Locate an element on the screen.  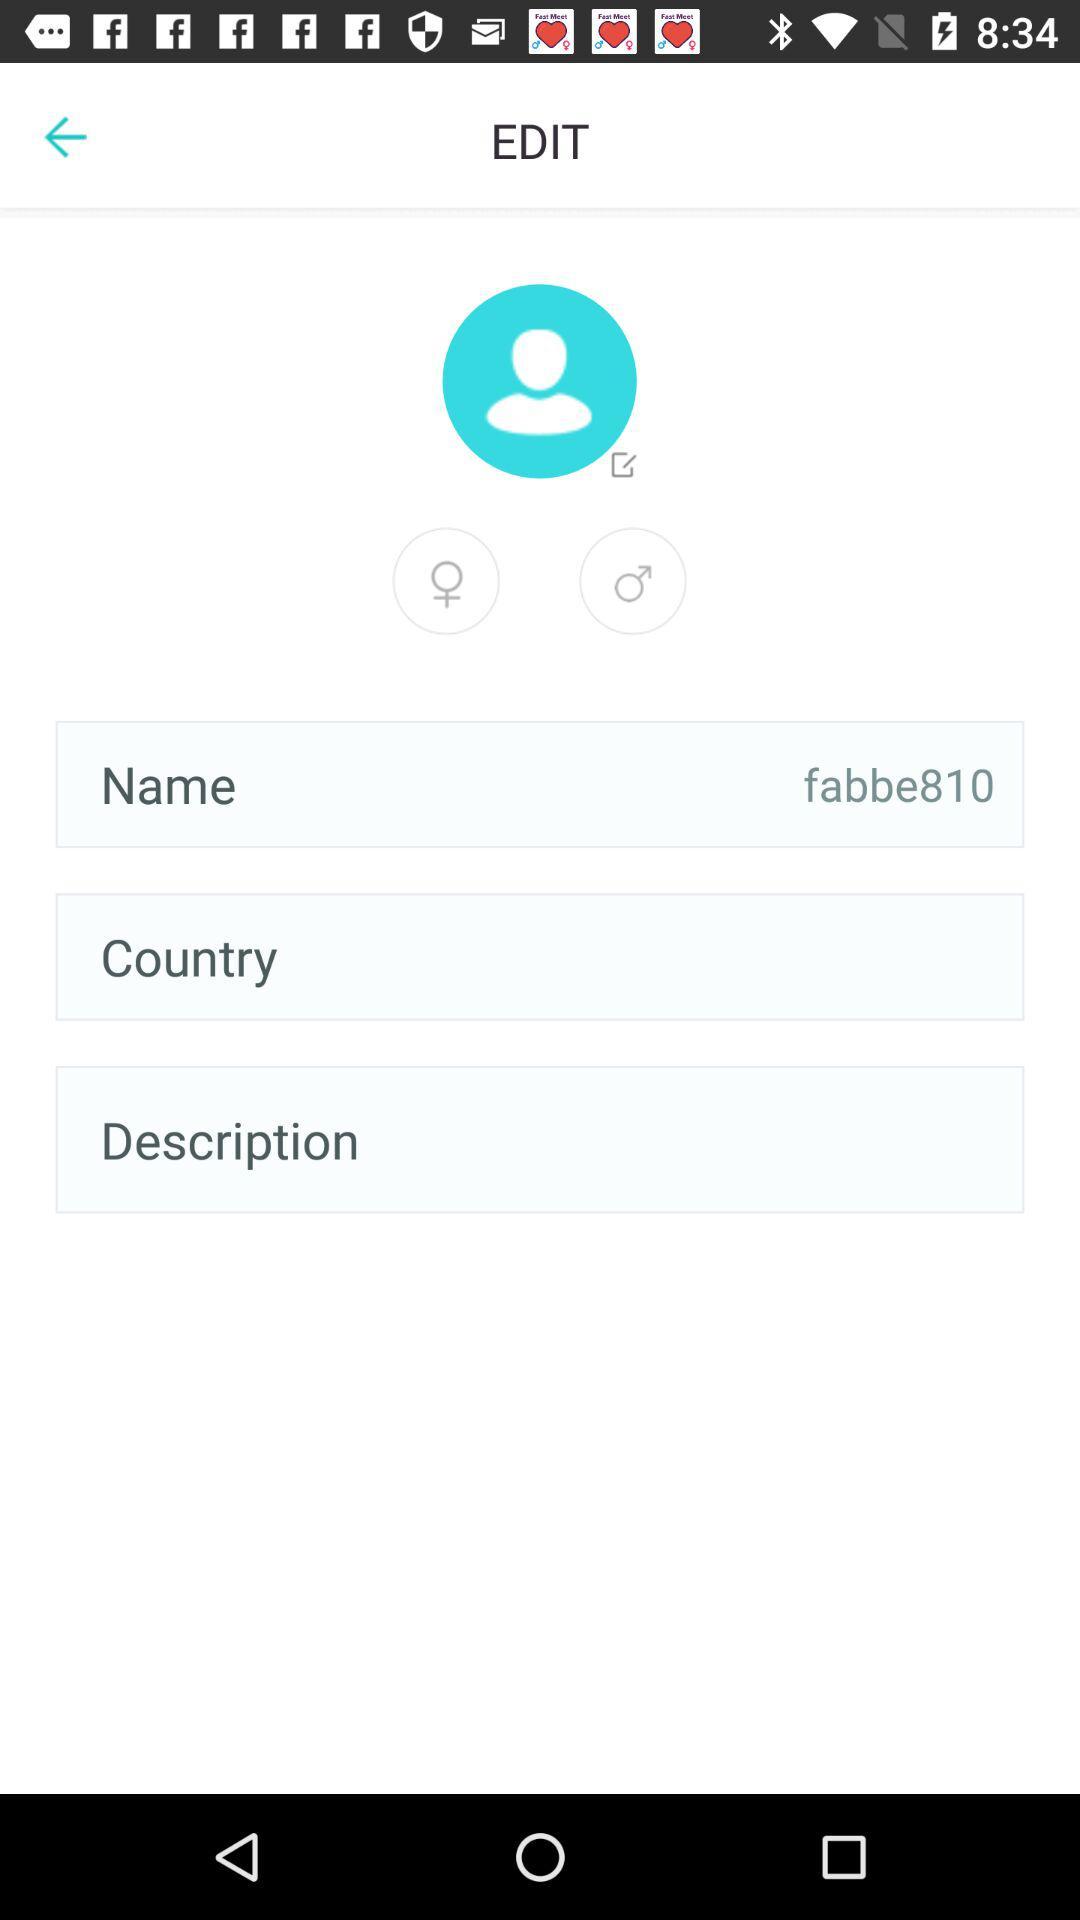
fabbe810 item is located at coordinates (898, 783).